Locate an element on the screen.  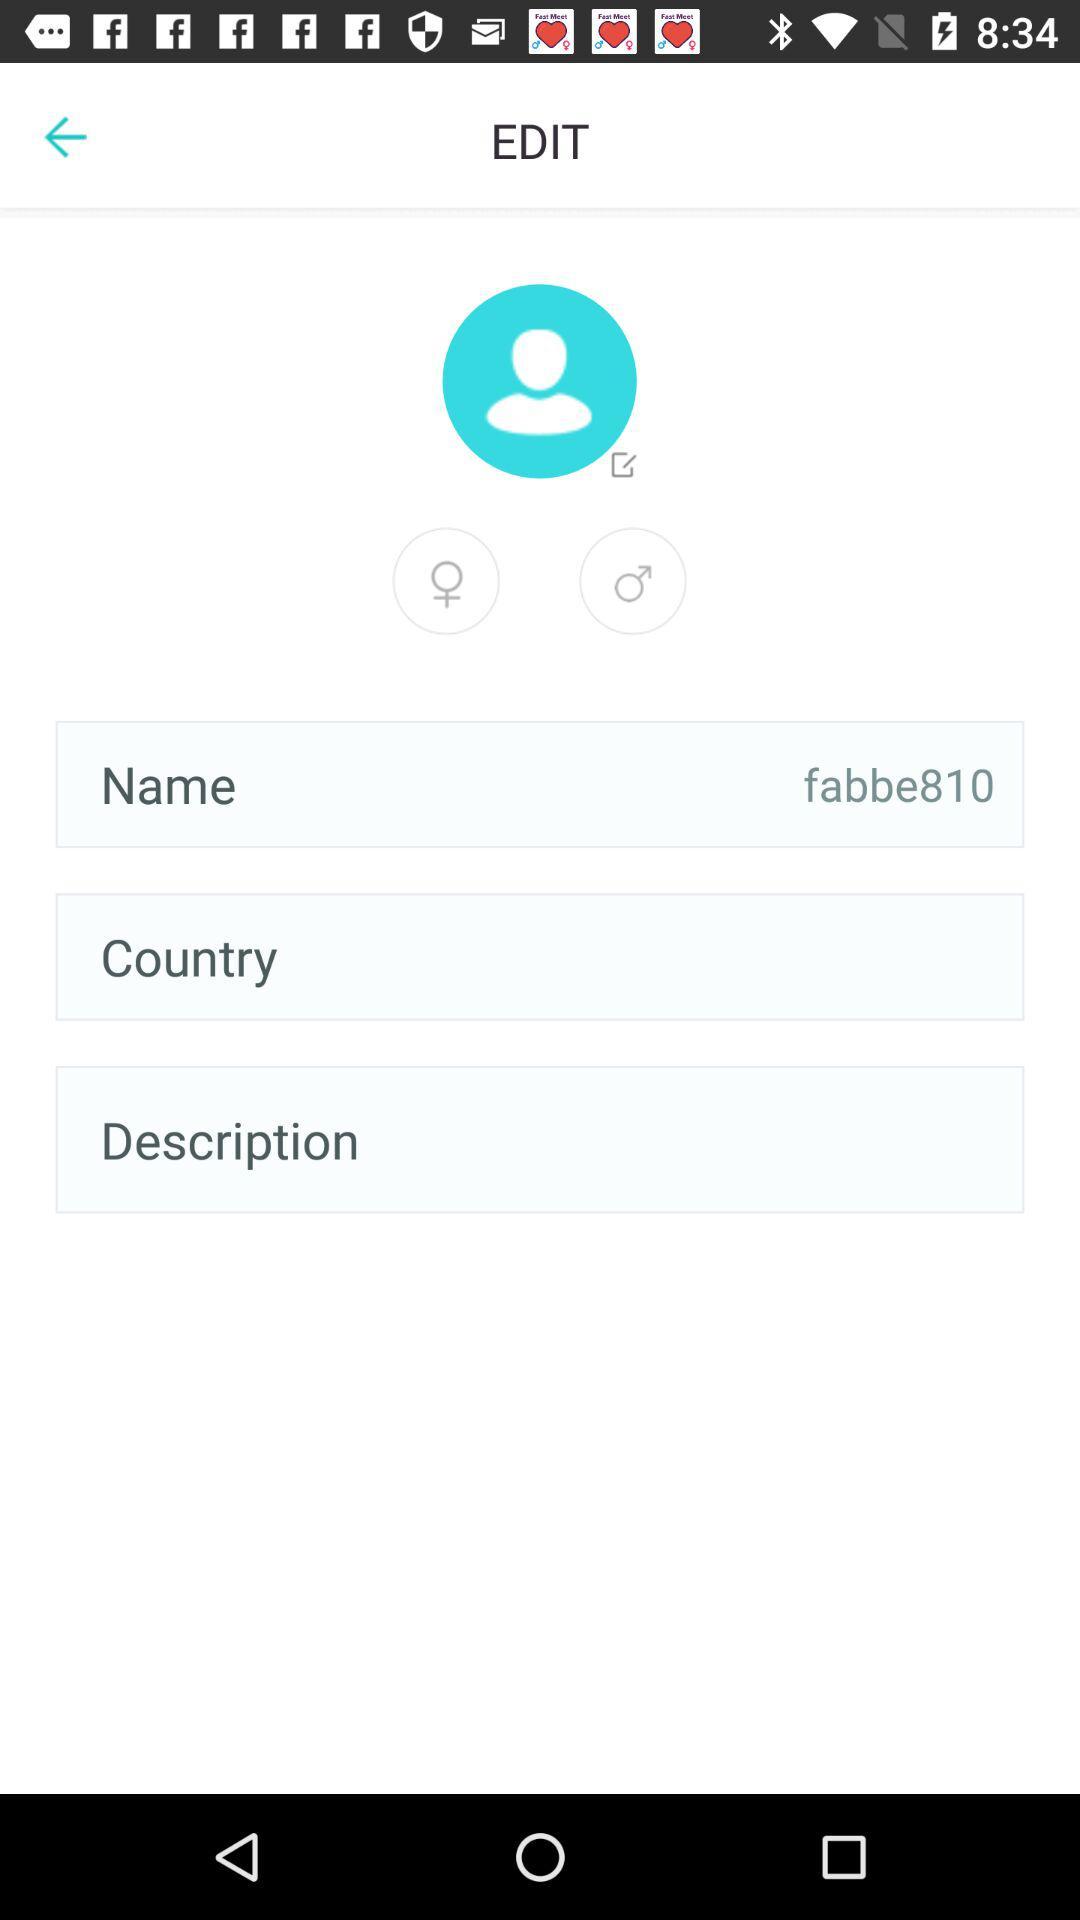
fabbe810 item is located at coordinates (898, 783).